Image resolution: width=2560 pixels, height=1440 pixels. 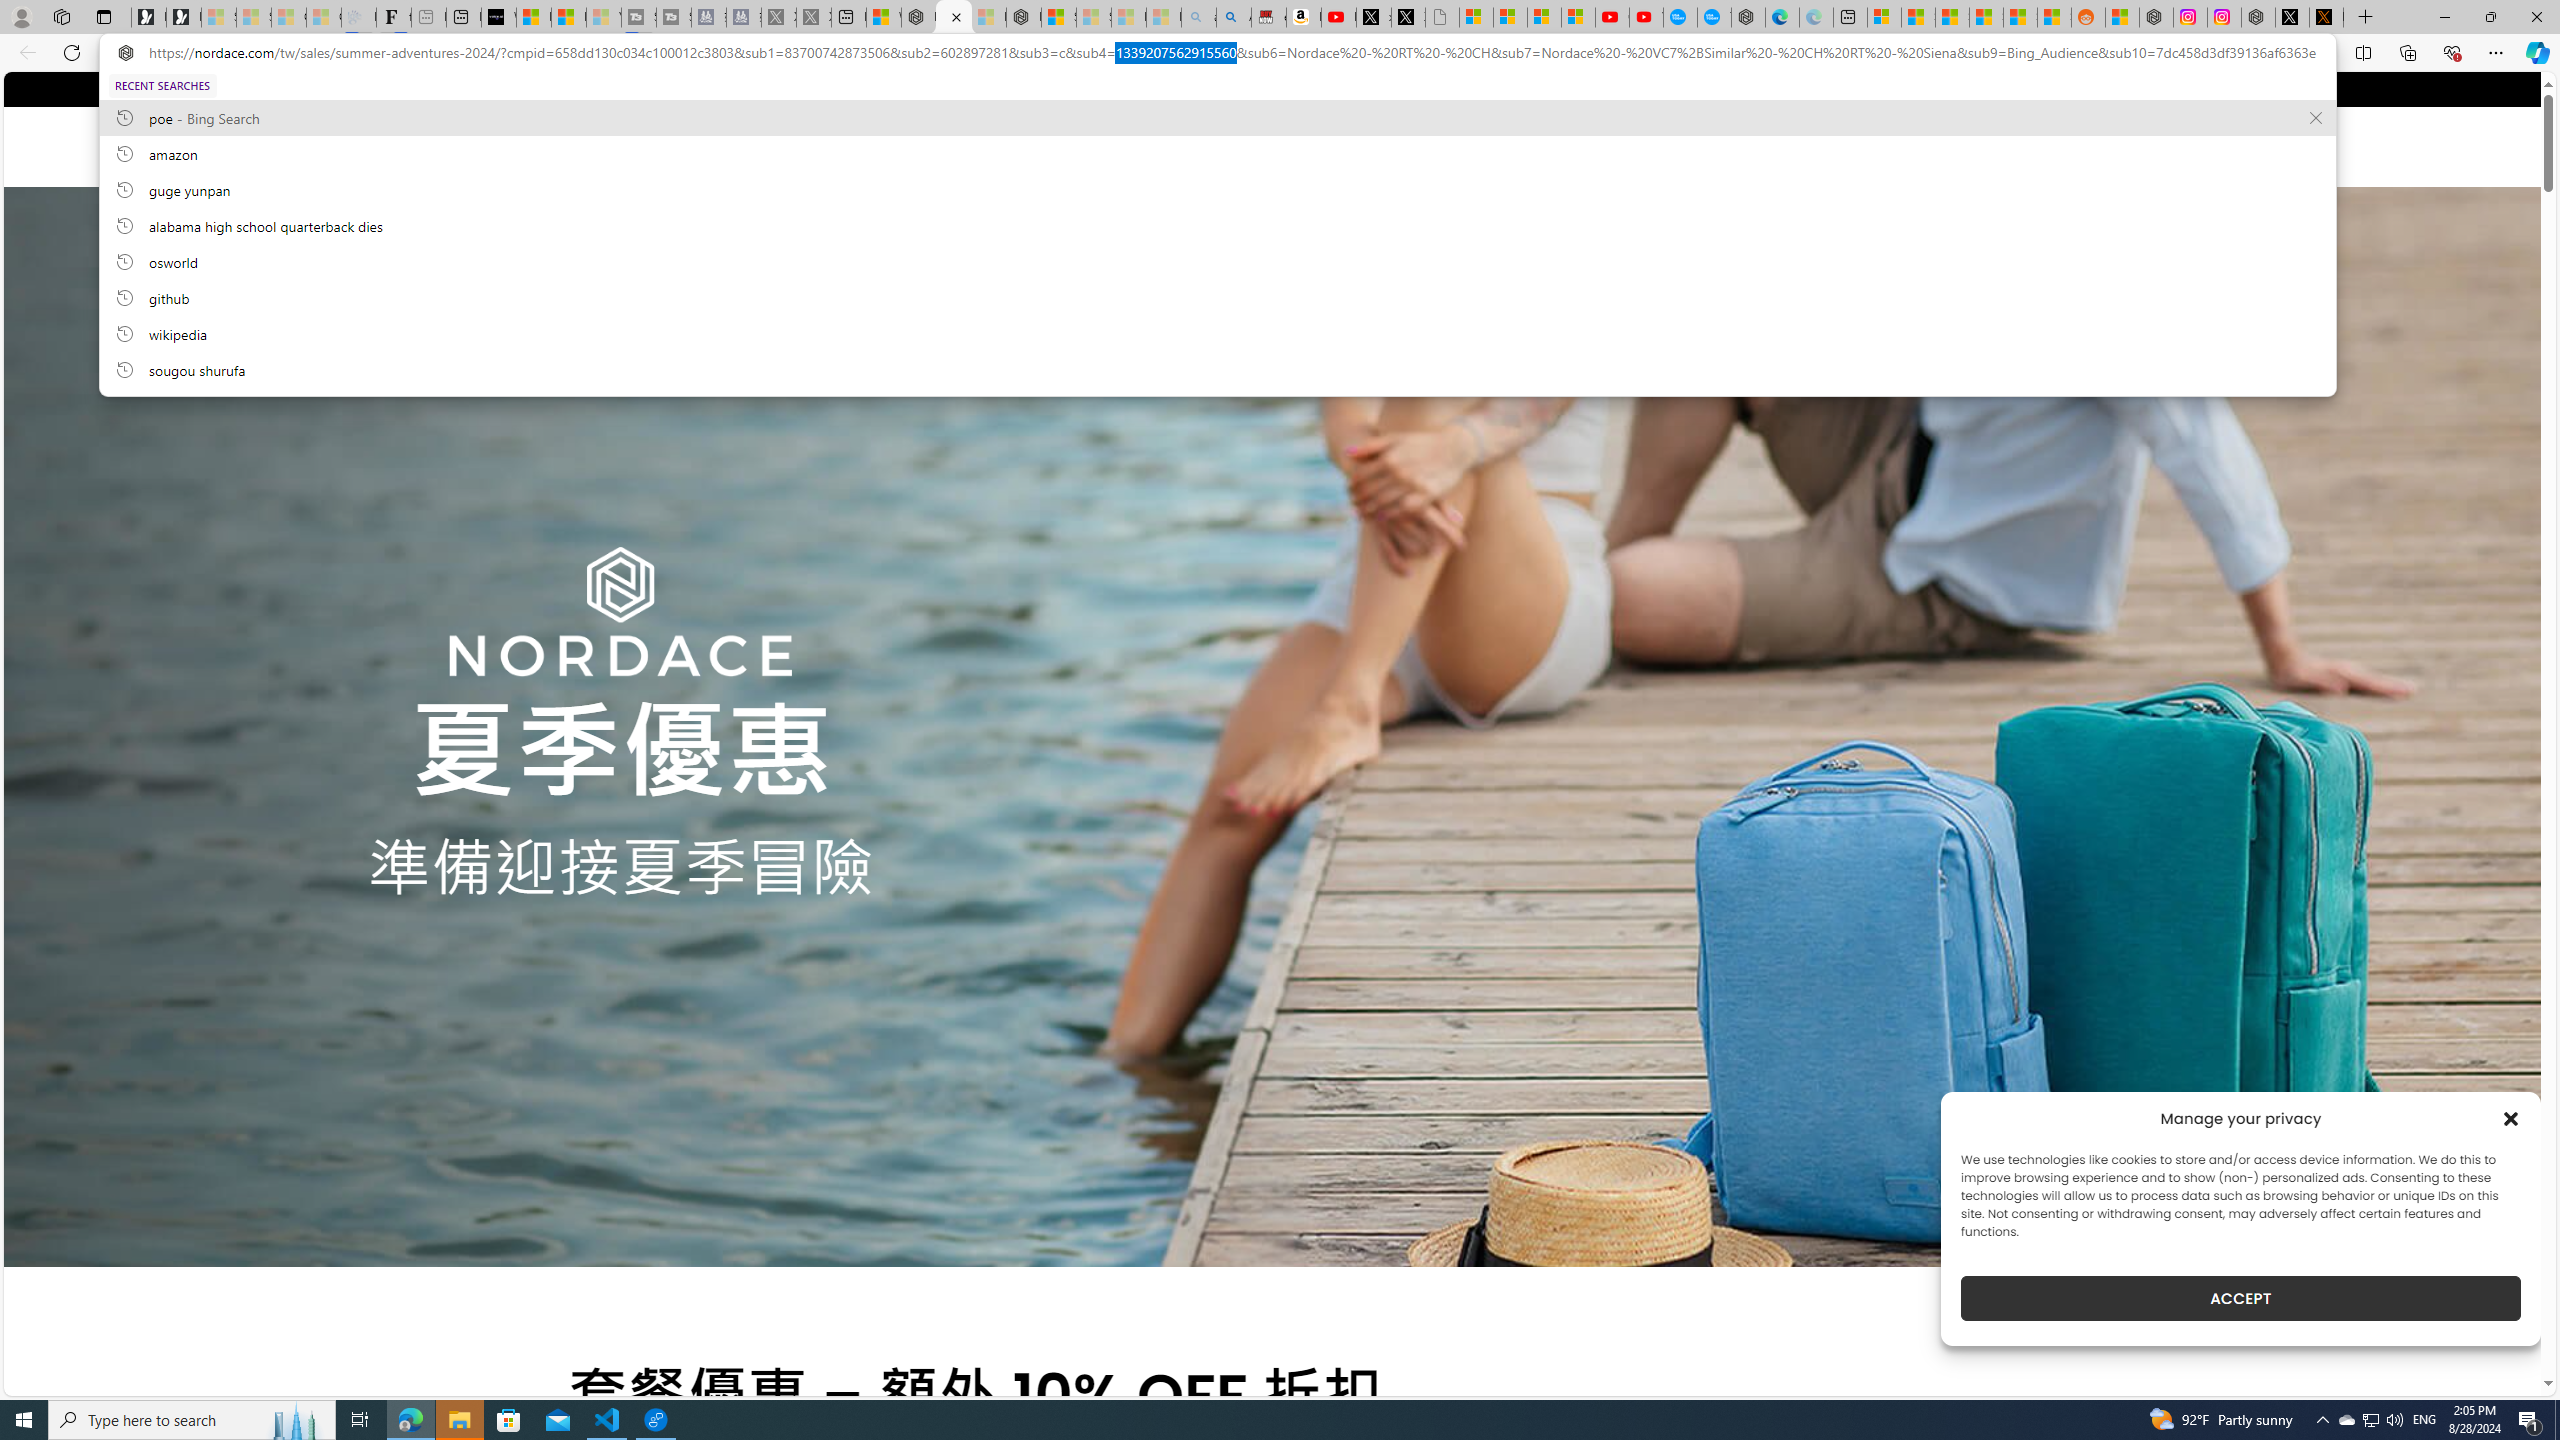 I want to click on 'Shanghai, China hourly forecast | Microsoft Weather', so click(x=1952, y=16).